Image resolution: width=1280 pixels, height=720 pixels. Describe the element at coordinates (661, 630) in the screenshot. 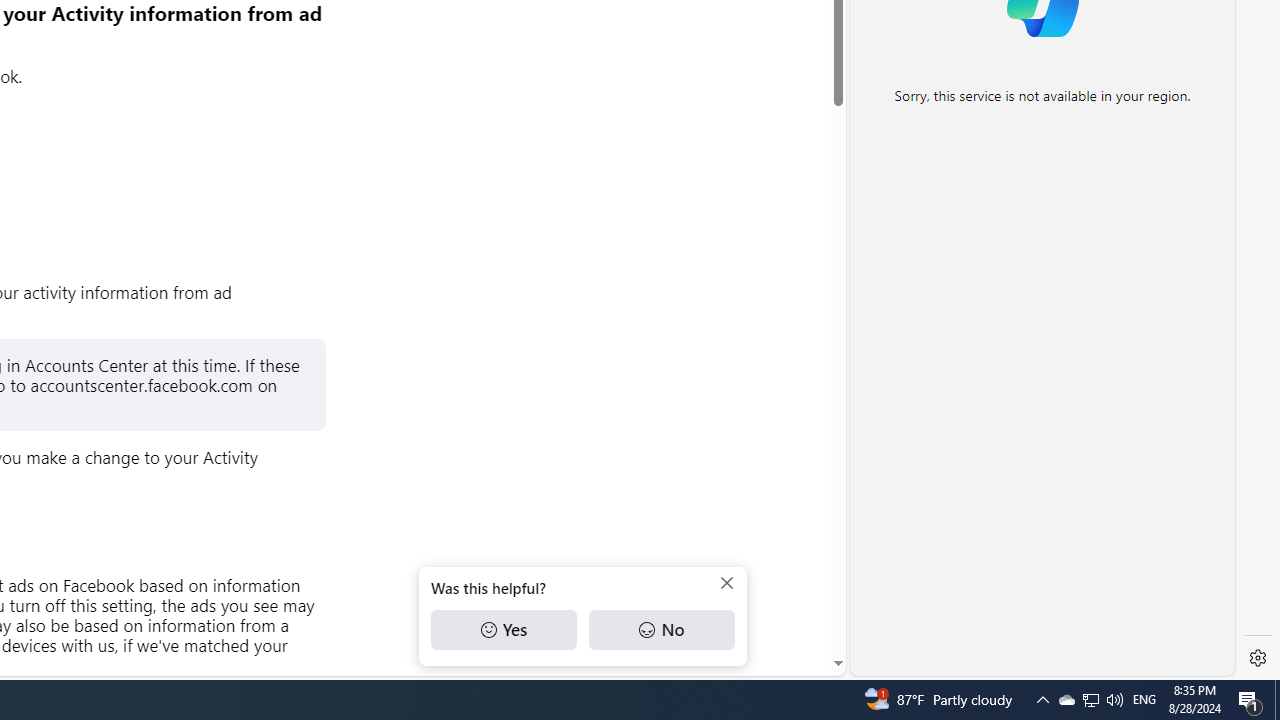

I see `'No'` at that location.